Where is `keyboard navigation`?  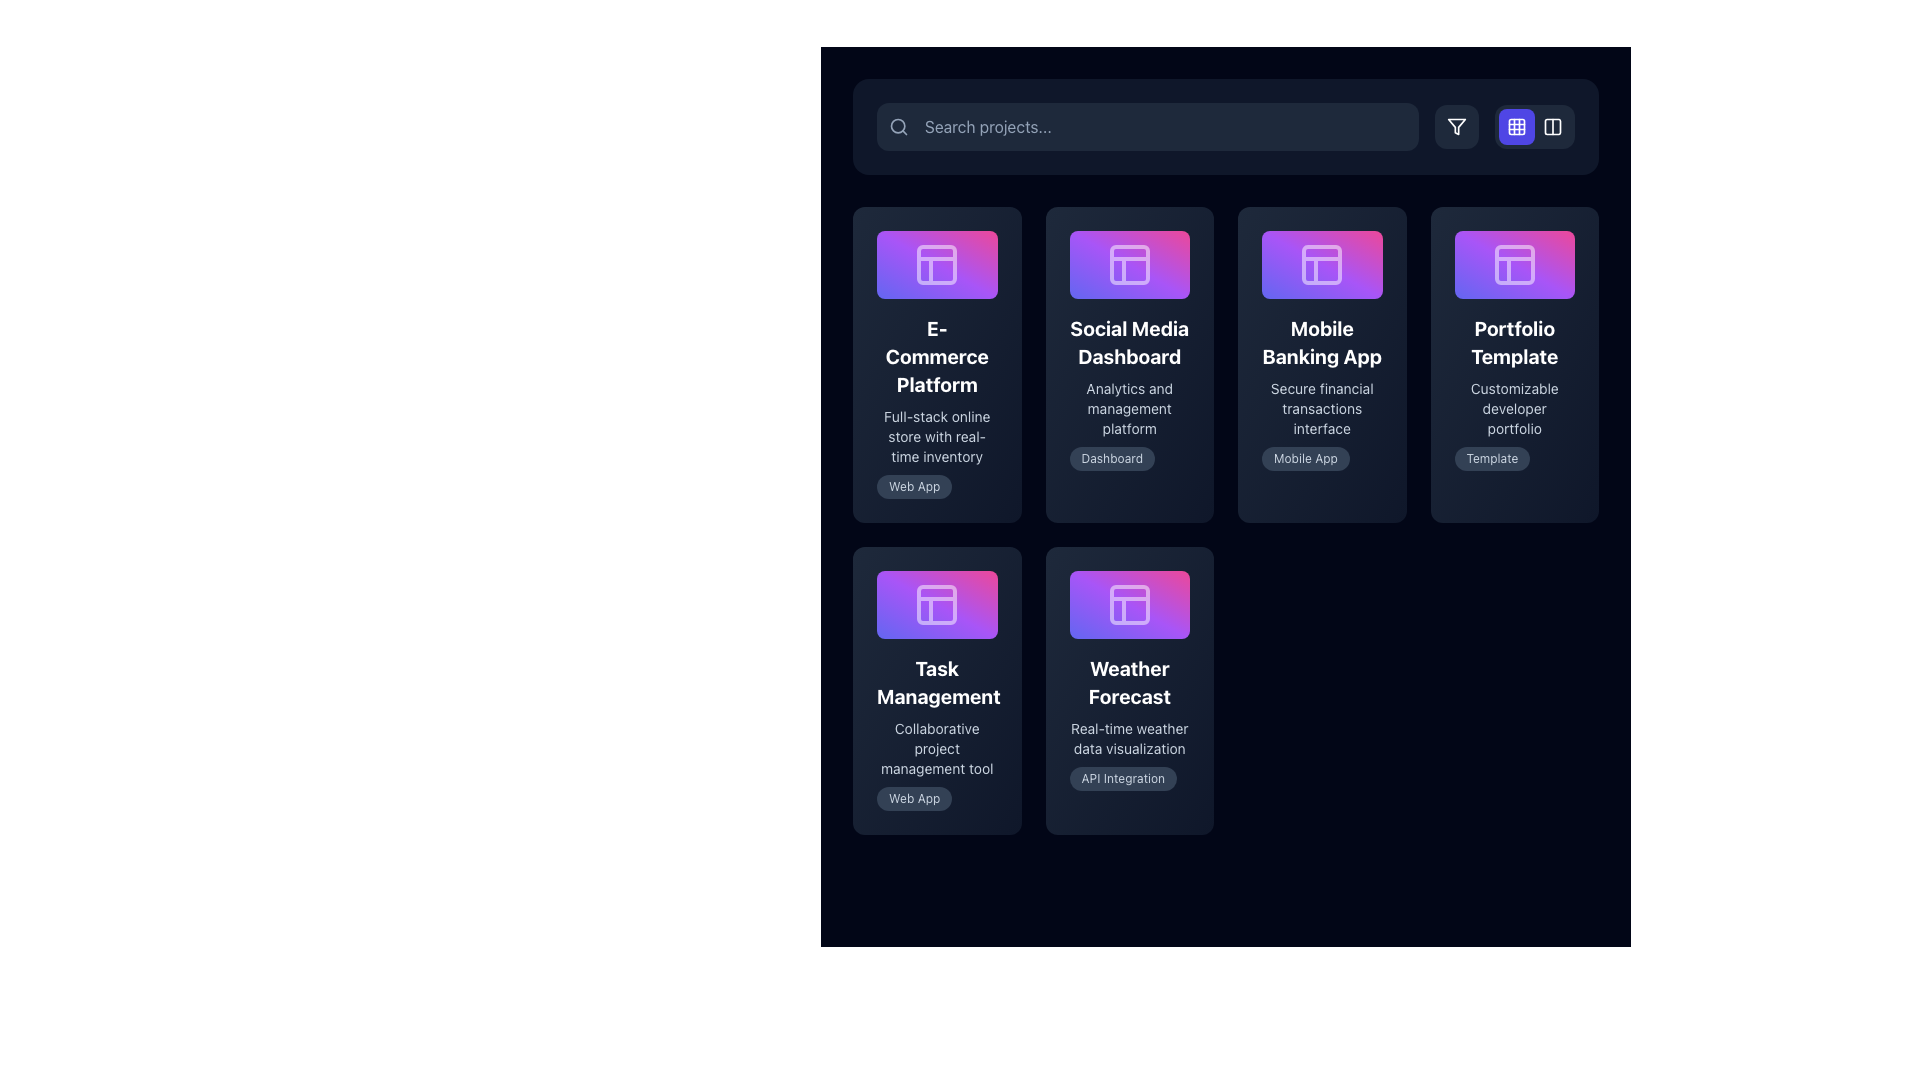 keyboard navigation is located at coordinates (936, 364).